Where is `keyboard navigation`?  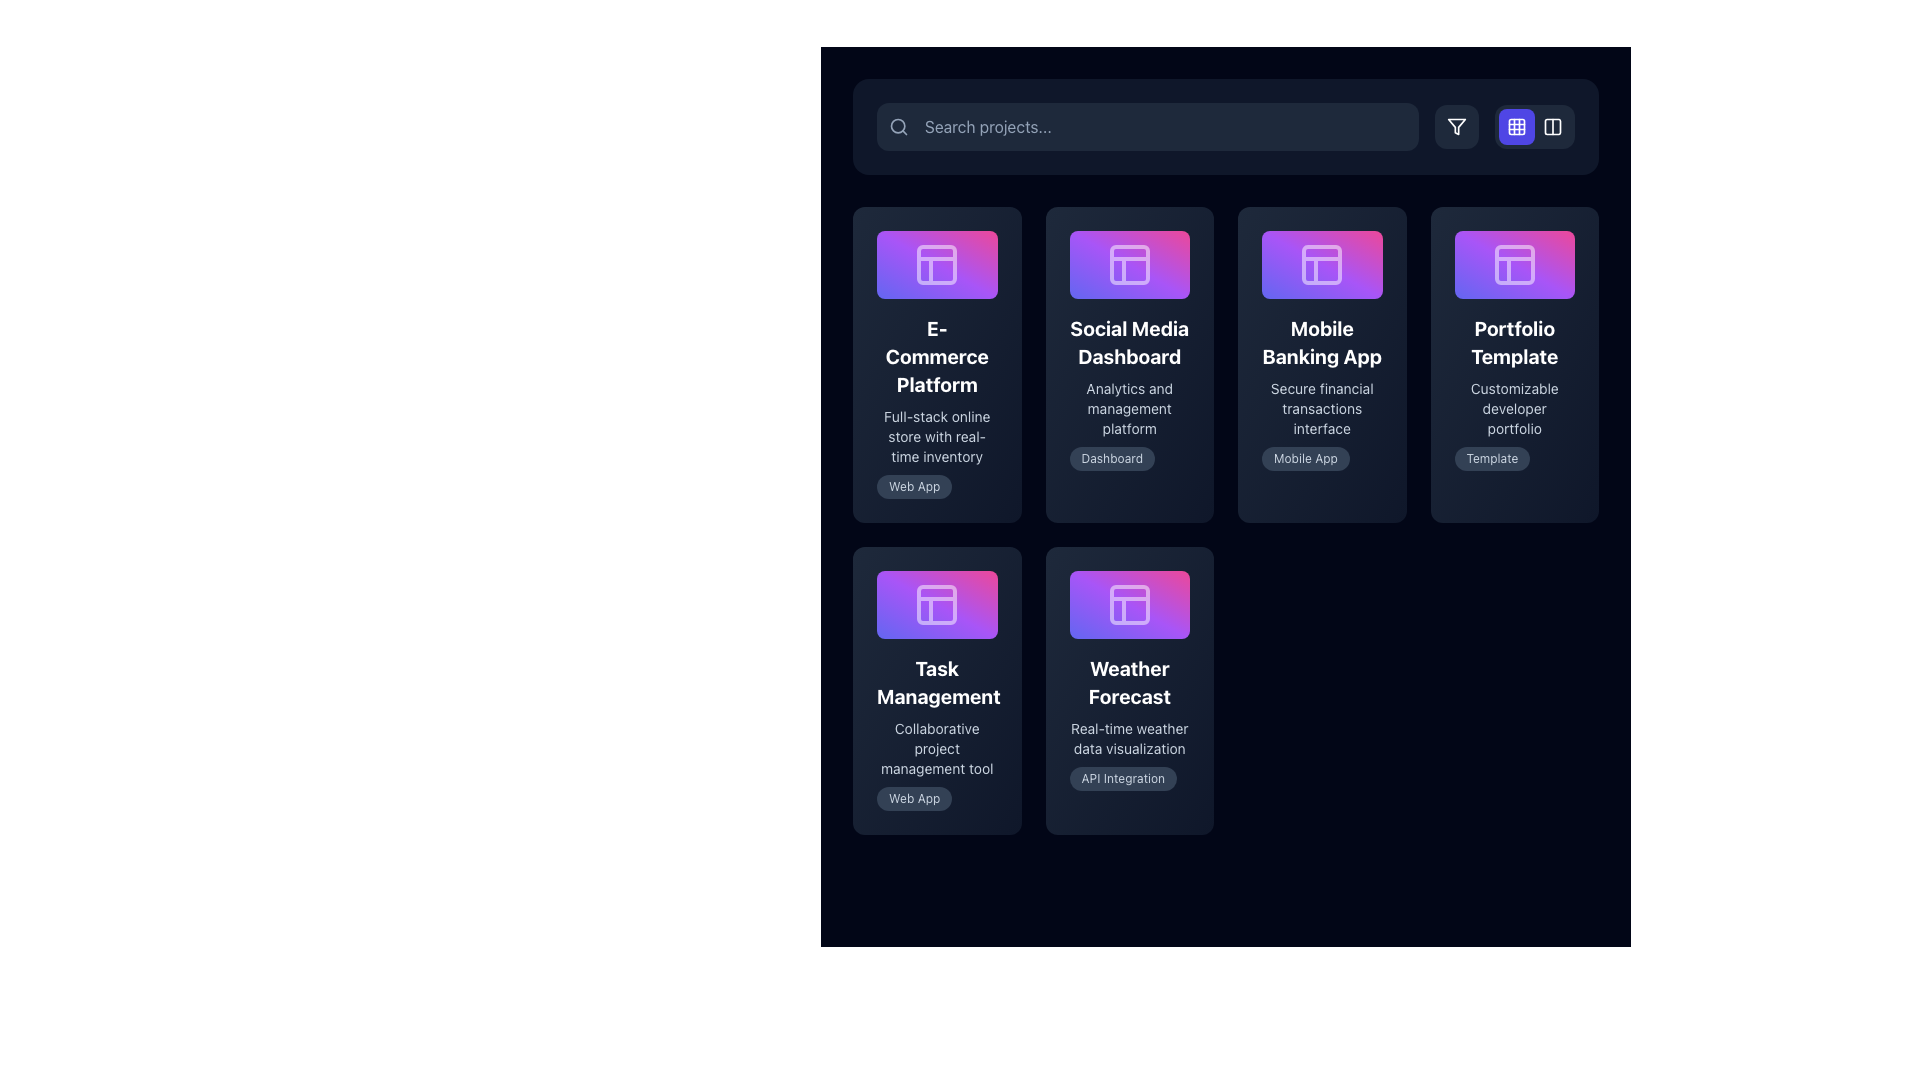 keyboard navigation is located at coordinates (936, 364).